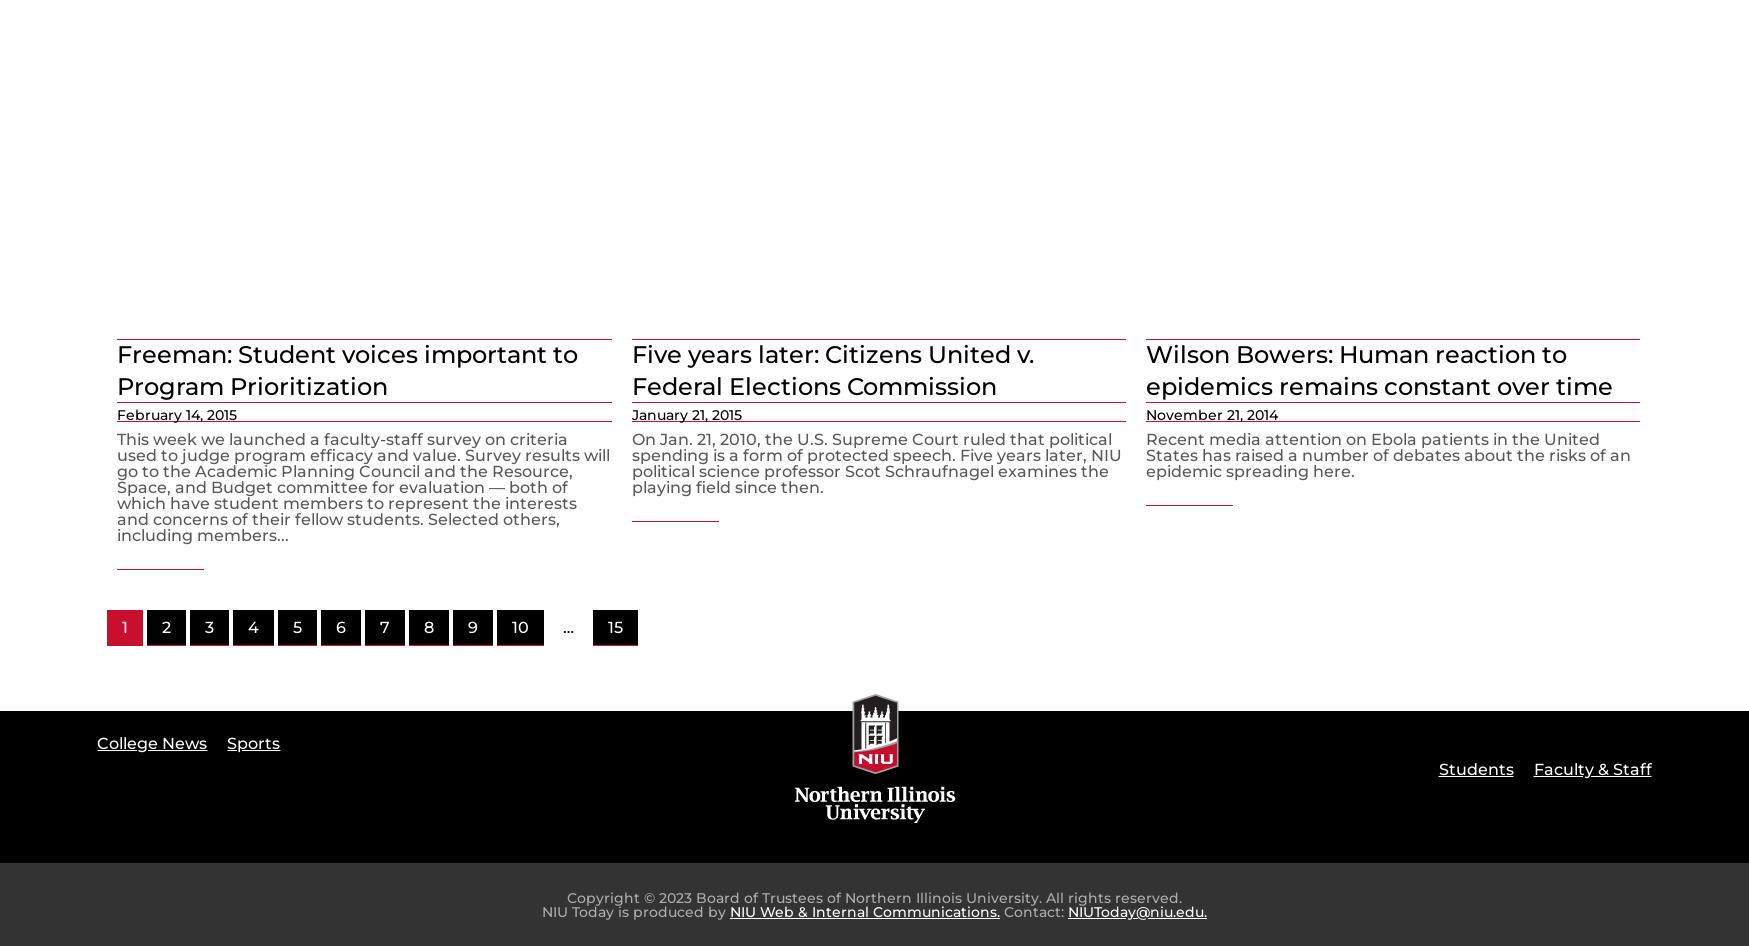  Describe the element at coordinates (520, 626) in the screenshot. I see `'10'` at that location.